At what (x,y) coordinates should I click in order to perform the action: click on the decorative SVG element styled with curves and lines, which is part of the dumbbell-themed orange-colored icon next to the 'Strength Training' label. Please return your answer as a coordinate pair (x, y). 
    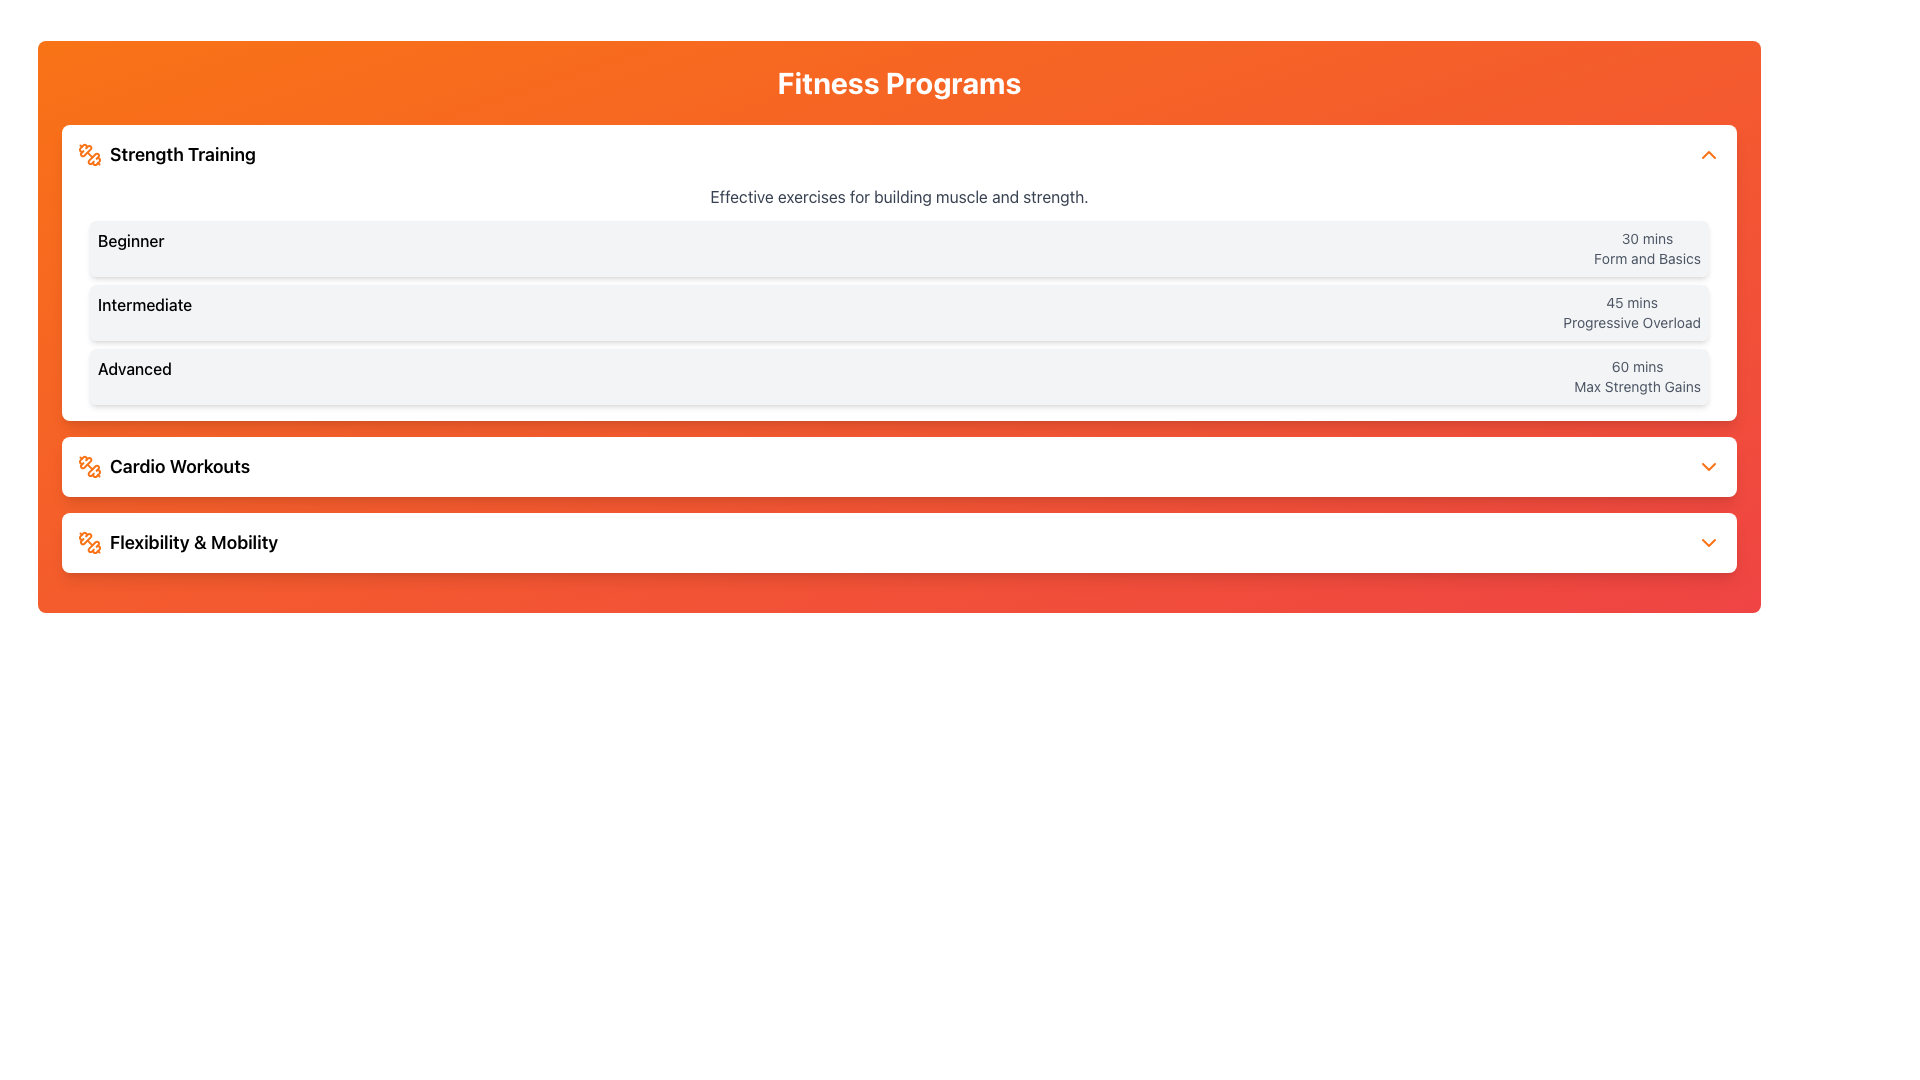
    Looking at the image, I should click on (84, 537).